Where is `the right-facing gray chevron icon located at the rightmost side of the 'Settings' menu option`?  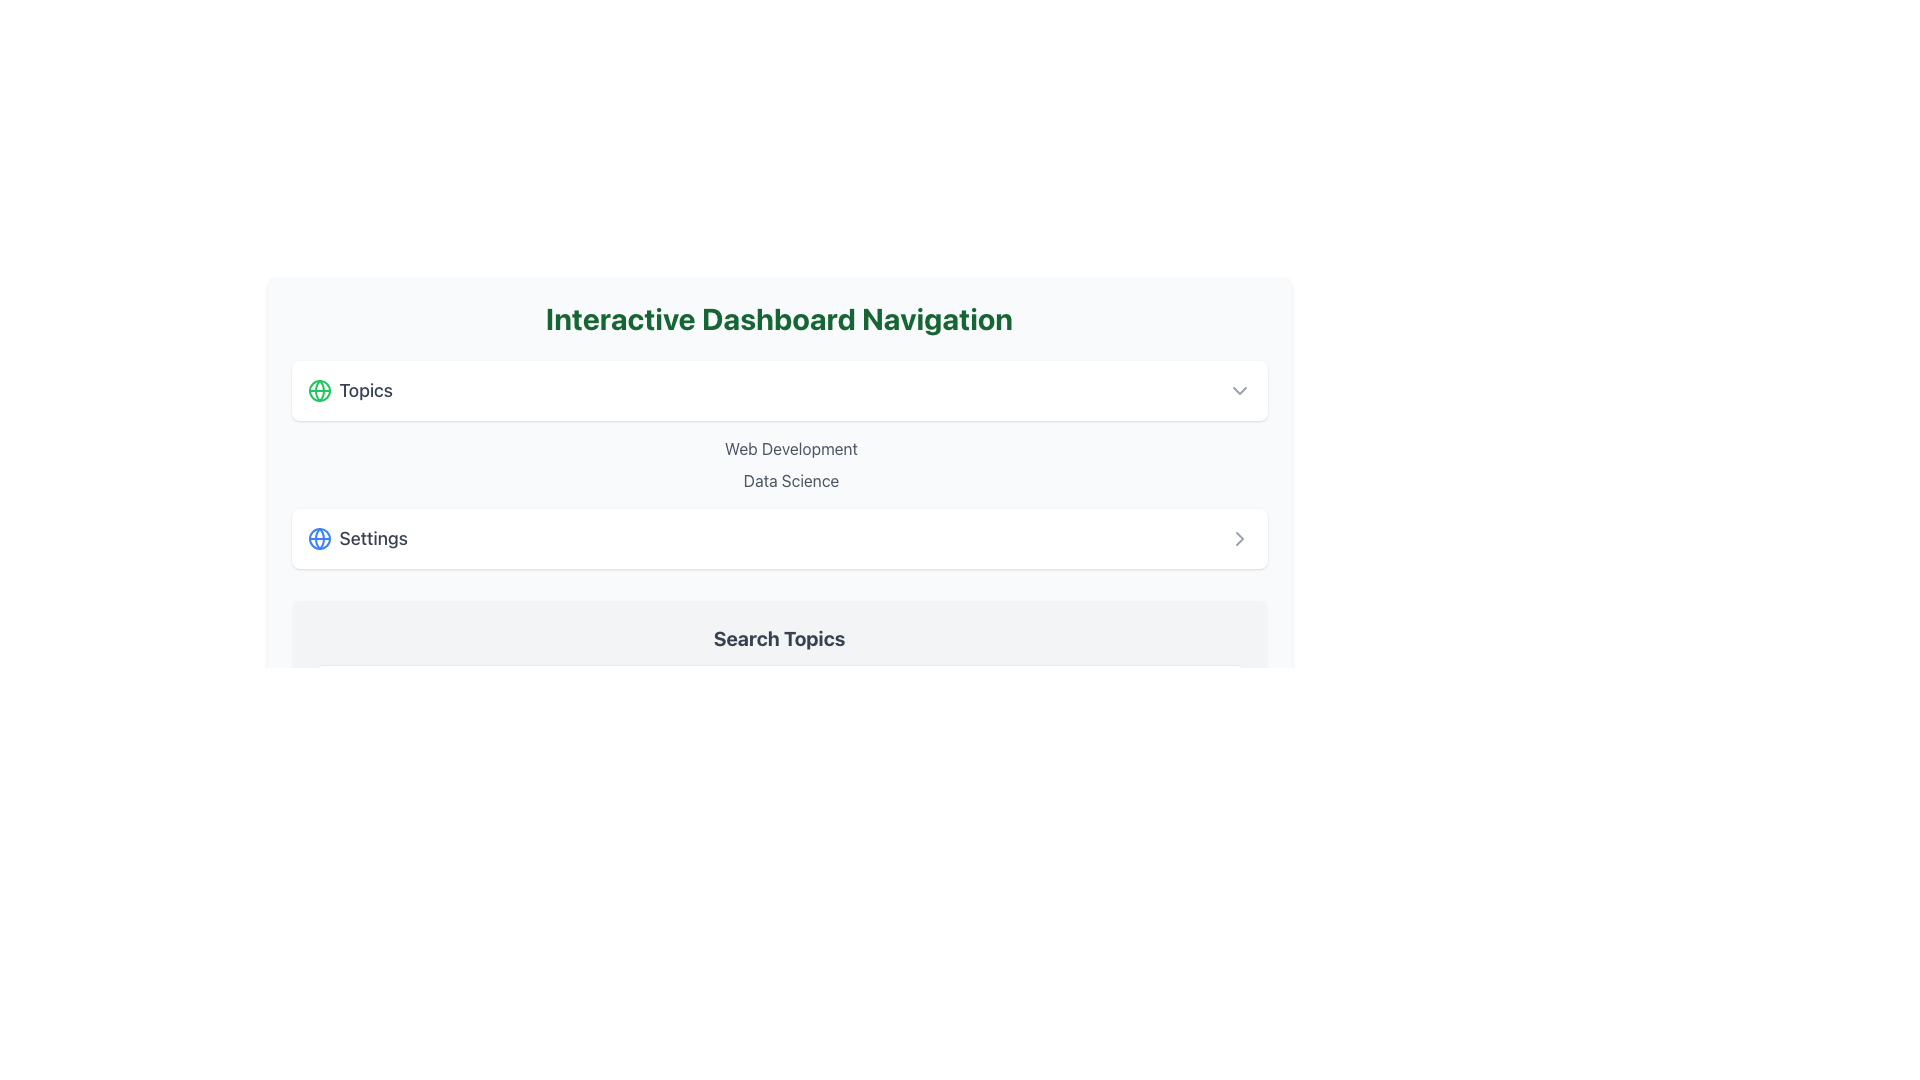 the right-facing gray chevron icon located at the rightmost side of the 'Settings' menu option is located at coordinates (1238, 538).